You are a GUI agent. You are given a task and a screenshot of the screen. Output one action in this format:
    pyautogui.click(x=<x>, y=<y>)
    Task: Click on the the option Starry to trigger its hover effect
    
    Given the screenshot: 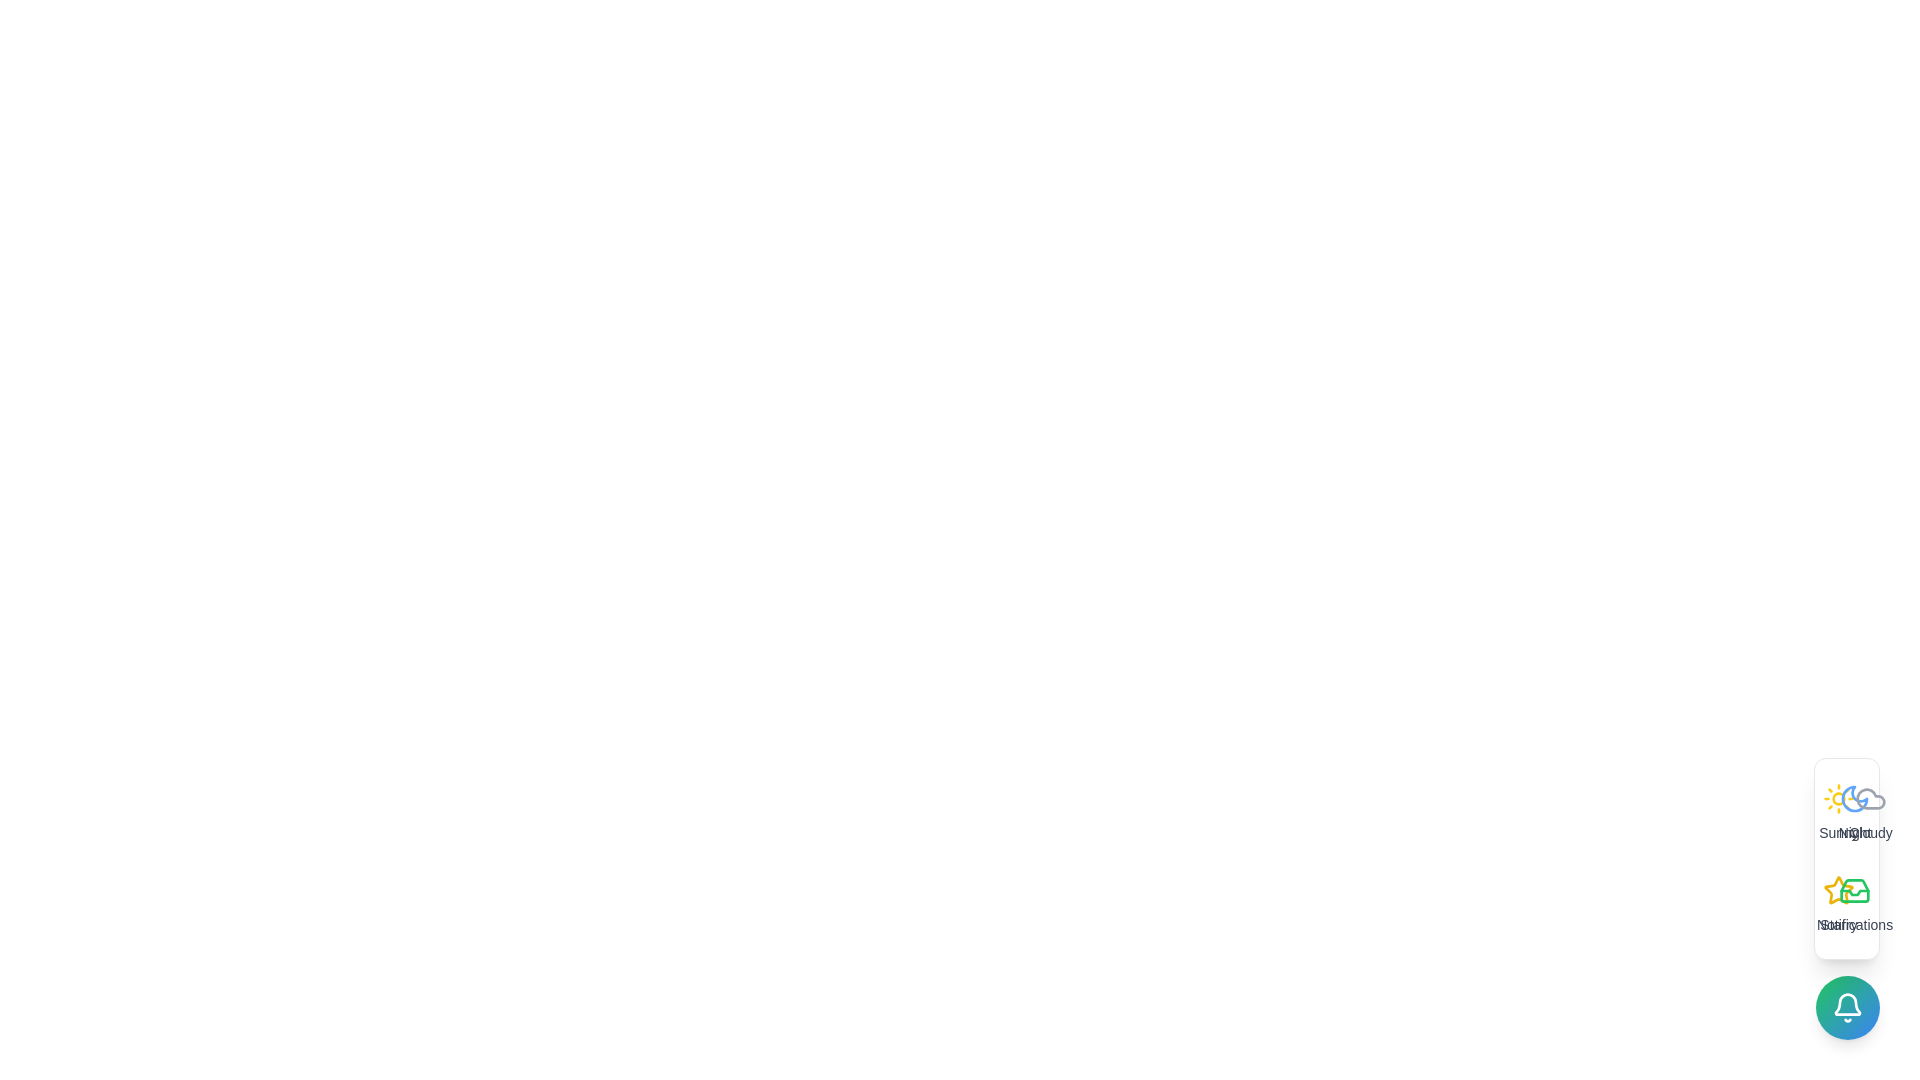 What is the action you would take?
    pyautogui.click(x=1838, y=905)
    